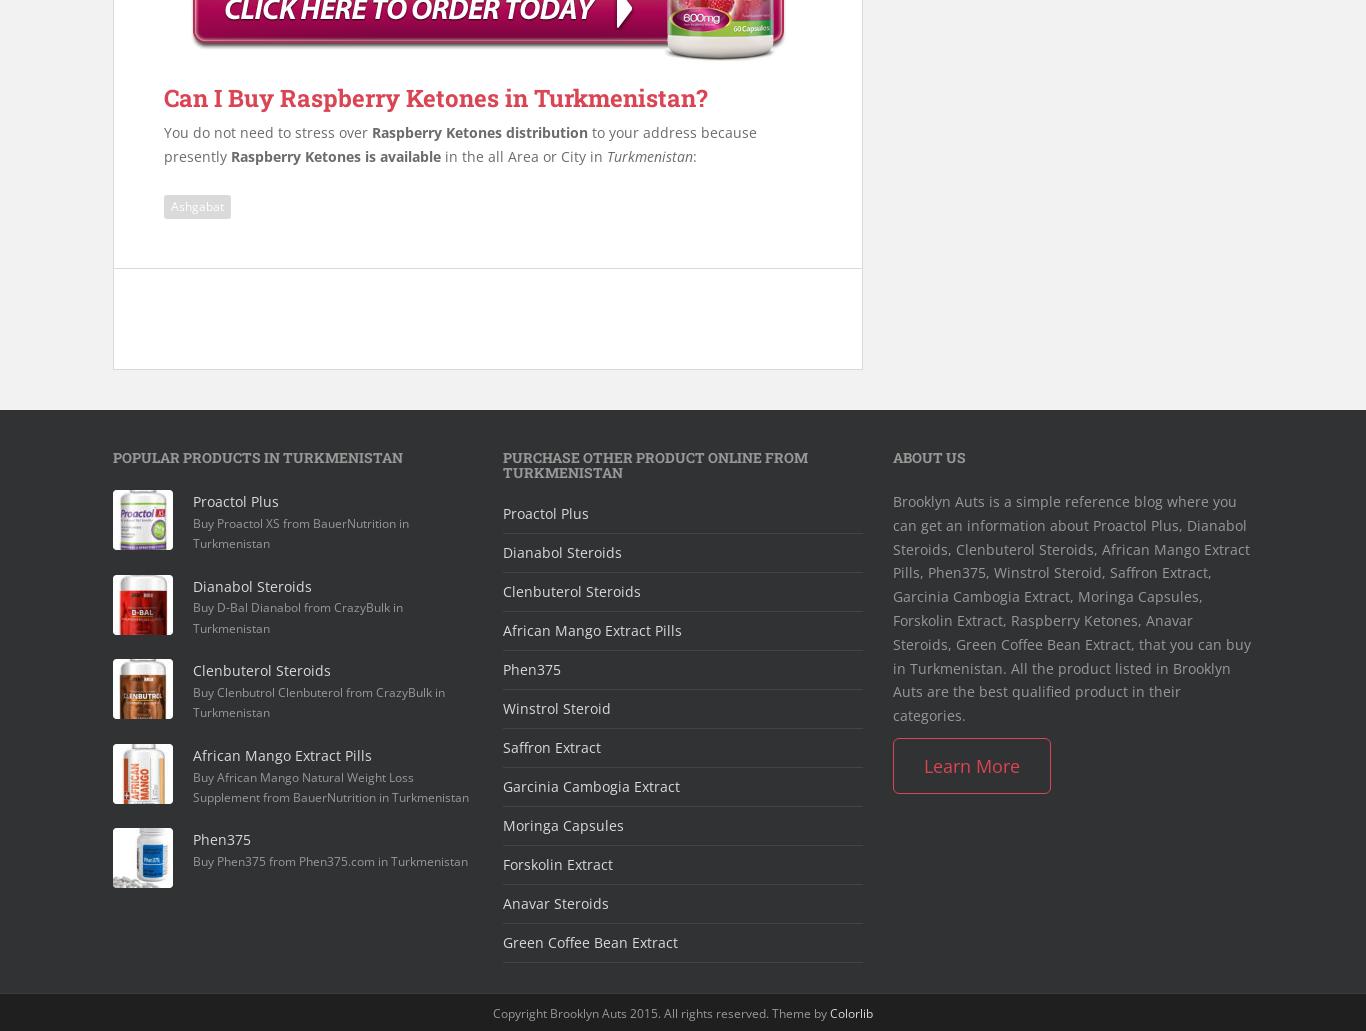 The image size is (1366, 1031). What do you see at coordinates (523, 154) in the screenshot?
I see `'in the all Area or City in'` at bounding box center [523, 154].